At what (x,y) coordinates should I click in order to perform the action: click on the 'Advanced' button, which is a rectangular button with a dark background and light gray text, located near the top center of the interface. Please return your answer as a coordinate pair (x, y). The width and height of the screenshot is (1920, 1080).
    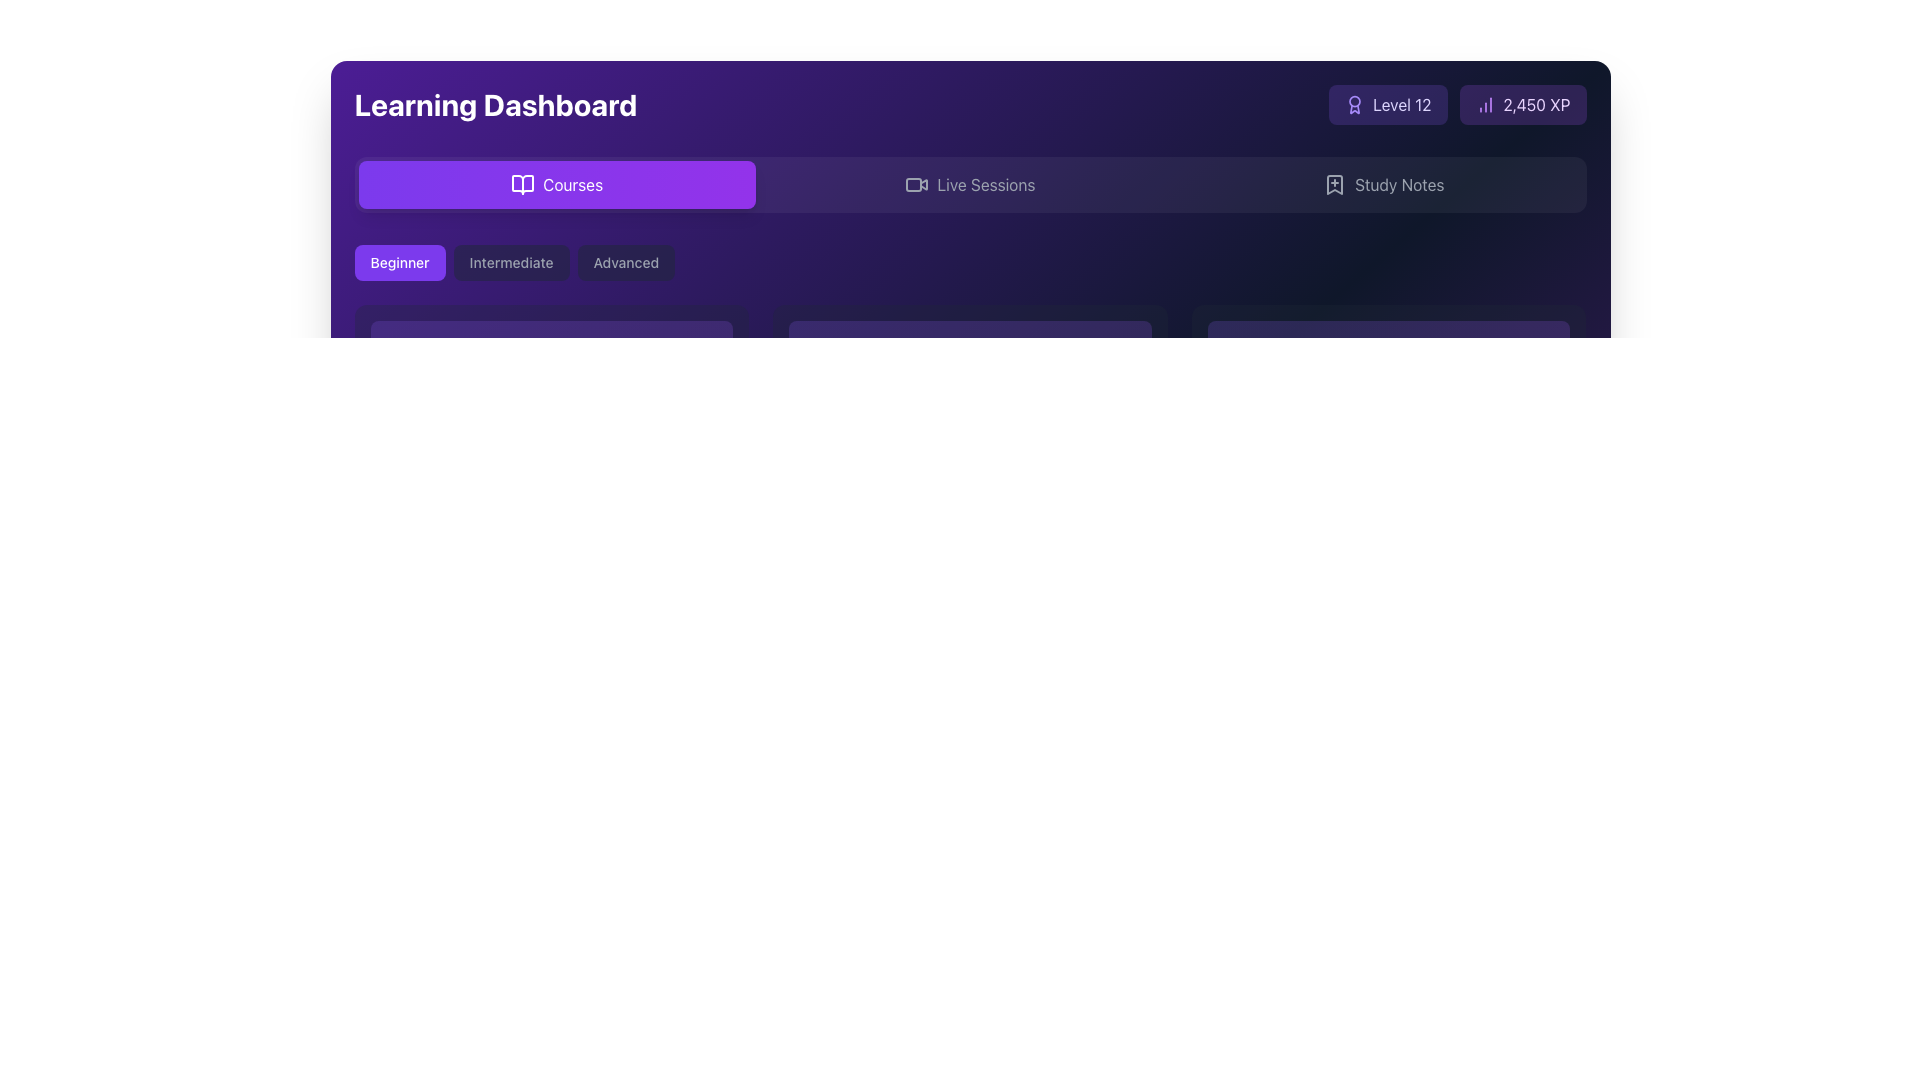
    Looking at the image, I should click on (624, 261).